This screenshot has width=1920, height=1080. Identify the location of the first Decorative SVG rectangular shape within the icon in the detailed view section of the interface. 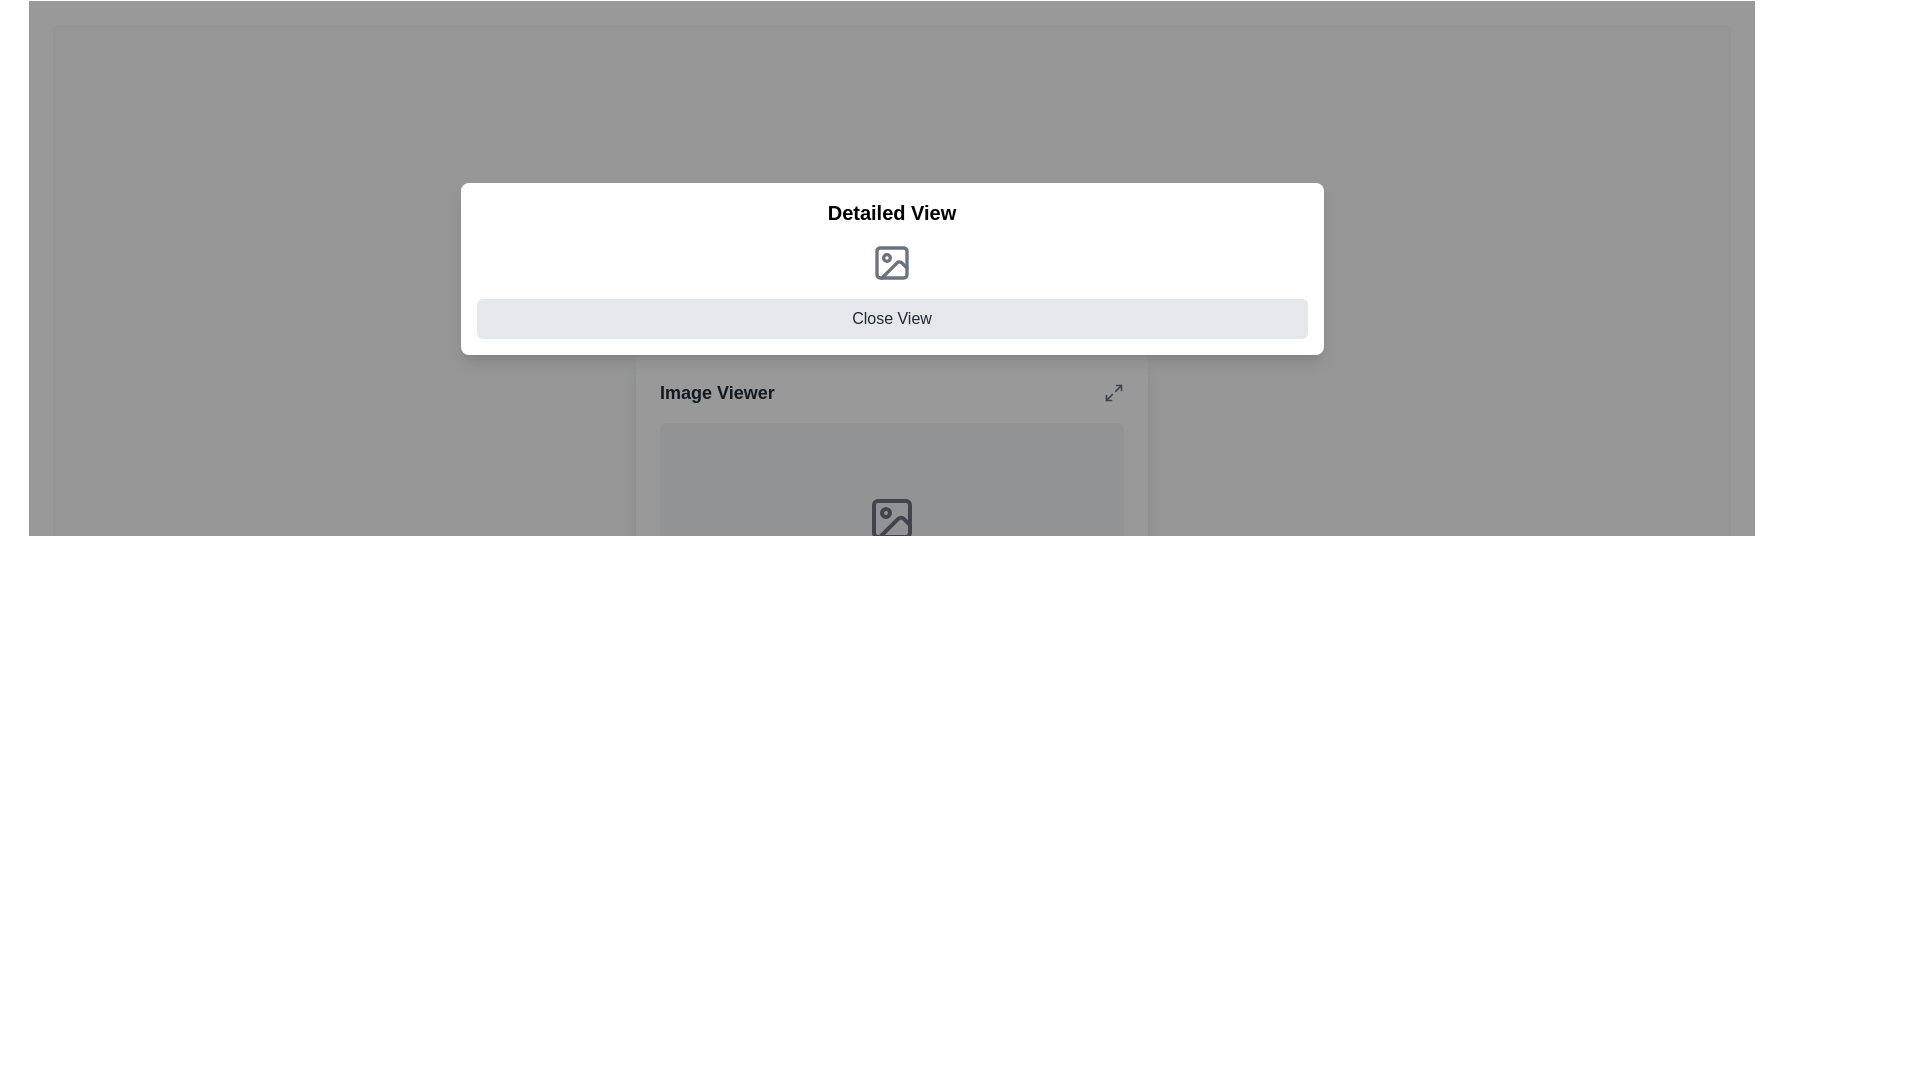
(891, 518).